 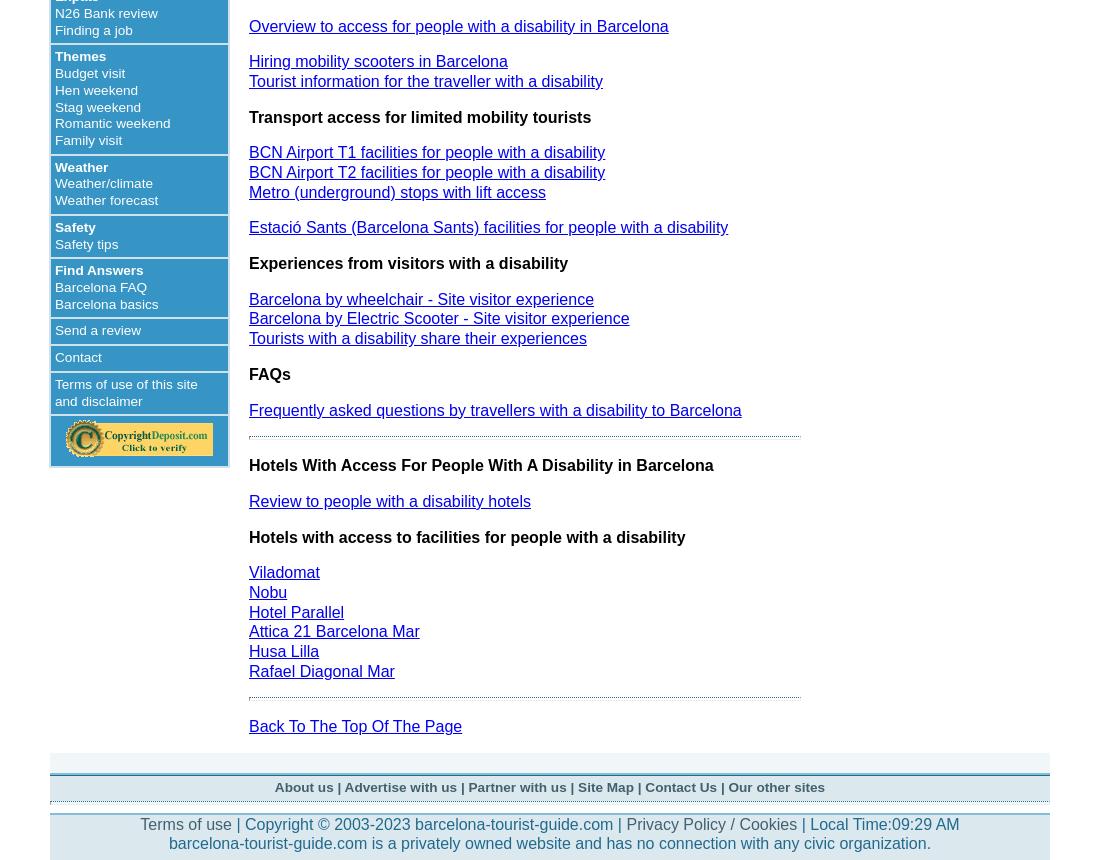 What do you see at coordinates (577, 786) in the screenshot?
I see `'Site Map'` at bounding box center [577, 786].